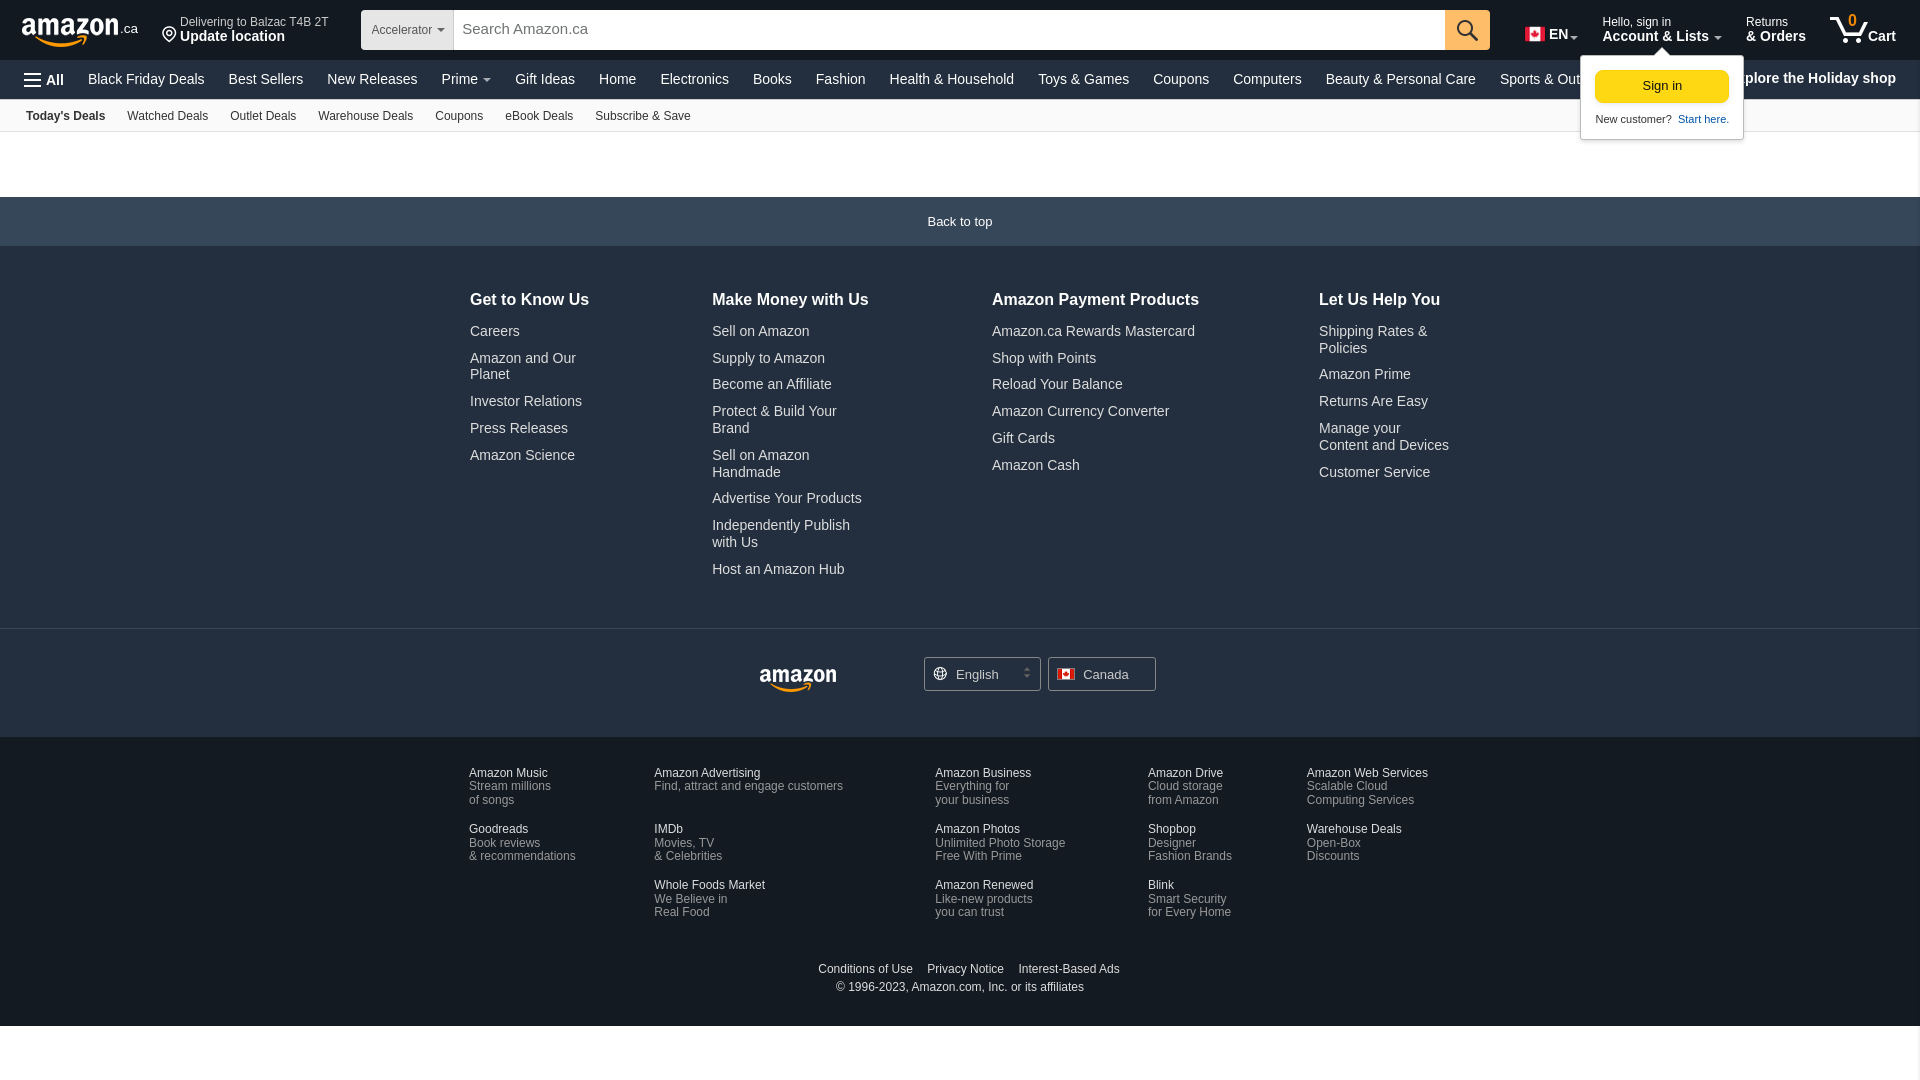 This screenshot has height=1080, width=1920. I want to click on 'Press Releases', so click(518, 427).